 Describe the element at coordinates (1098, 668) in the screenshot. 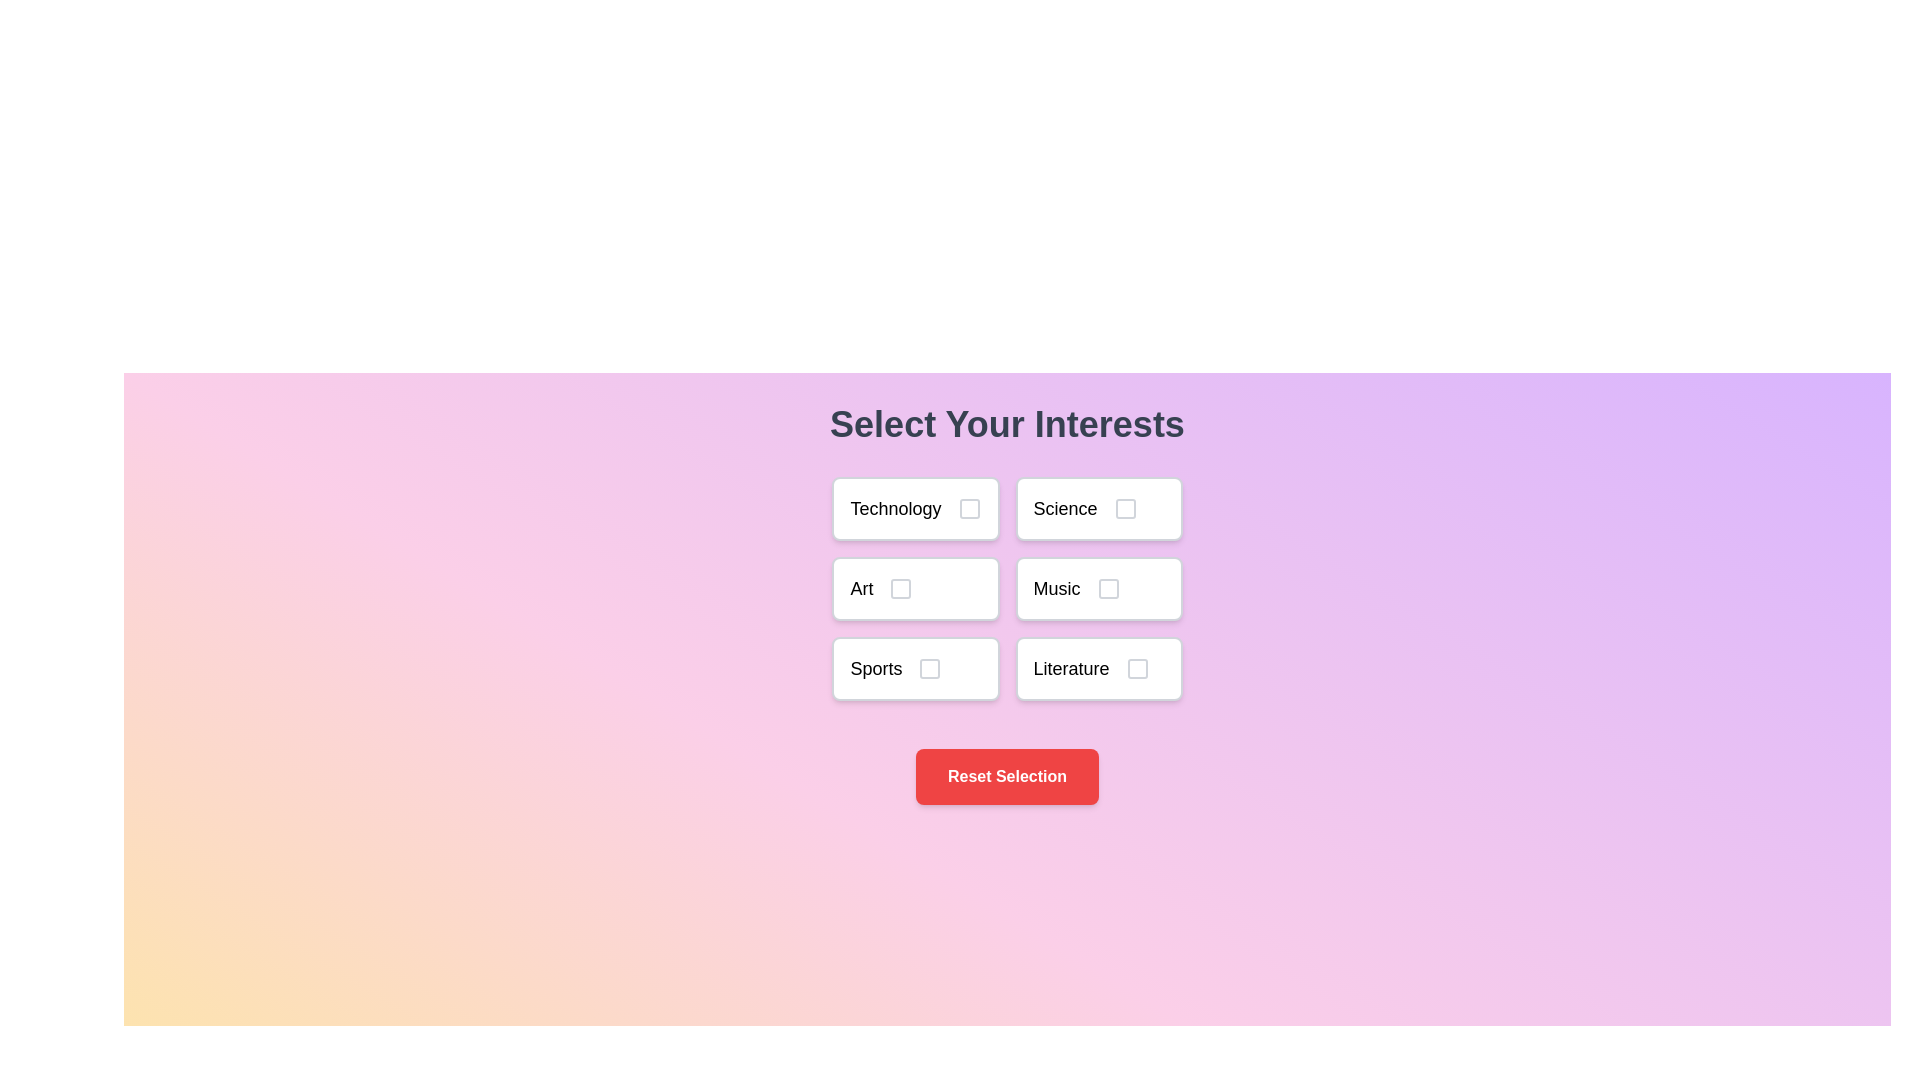

I see `the topic Literature` at that location.